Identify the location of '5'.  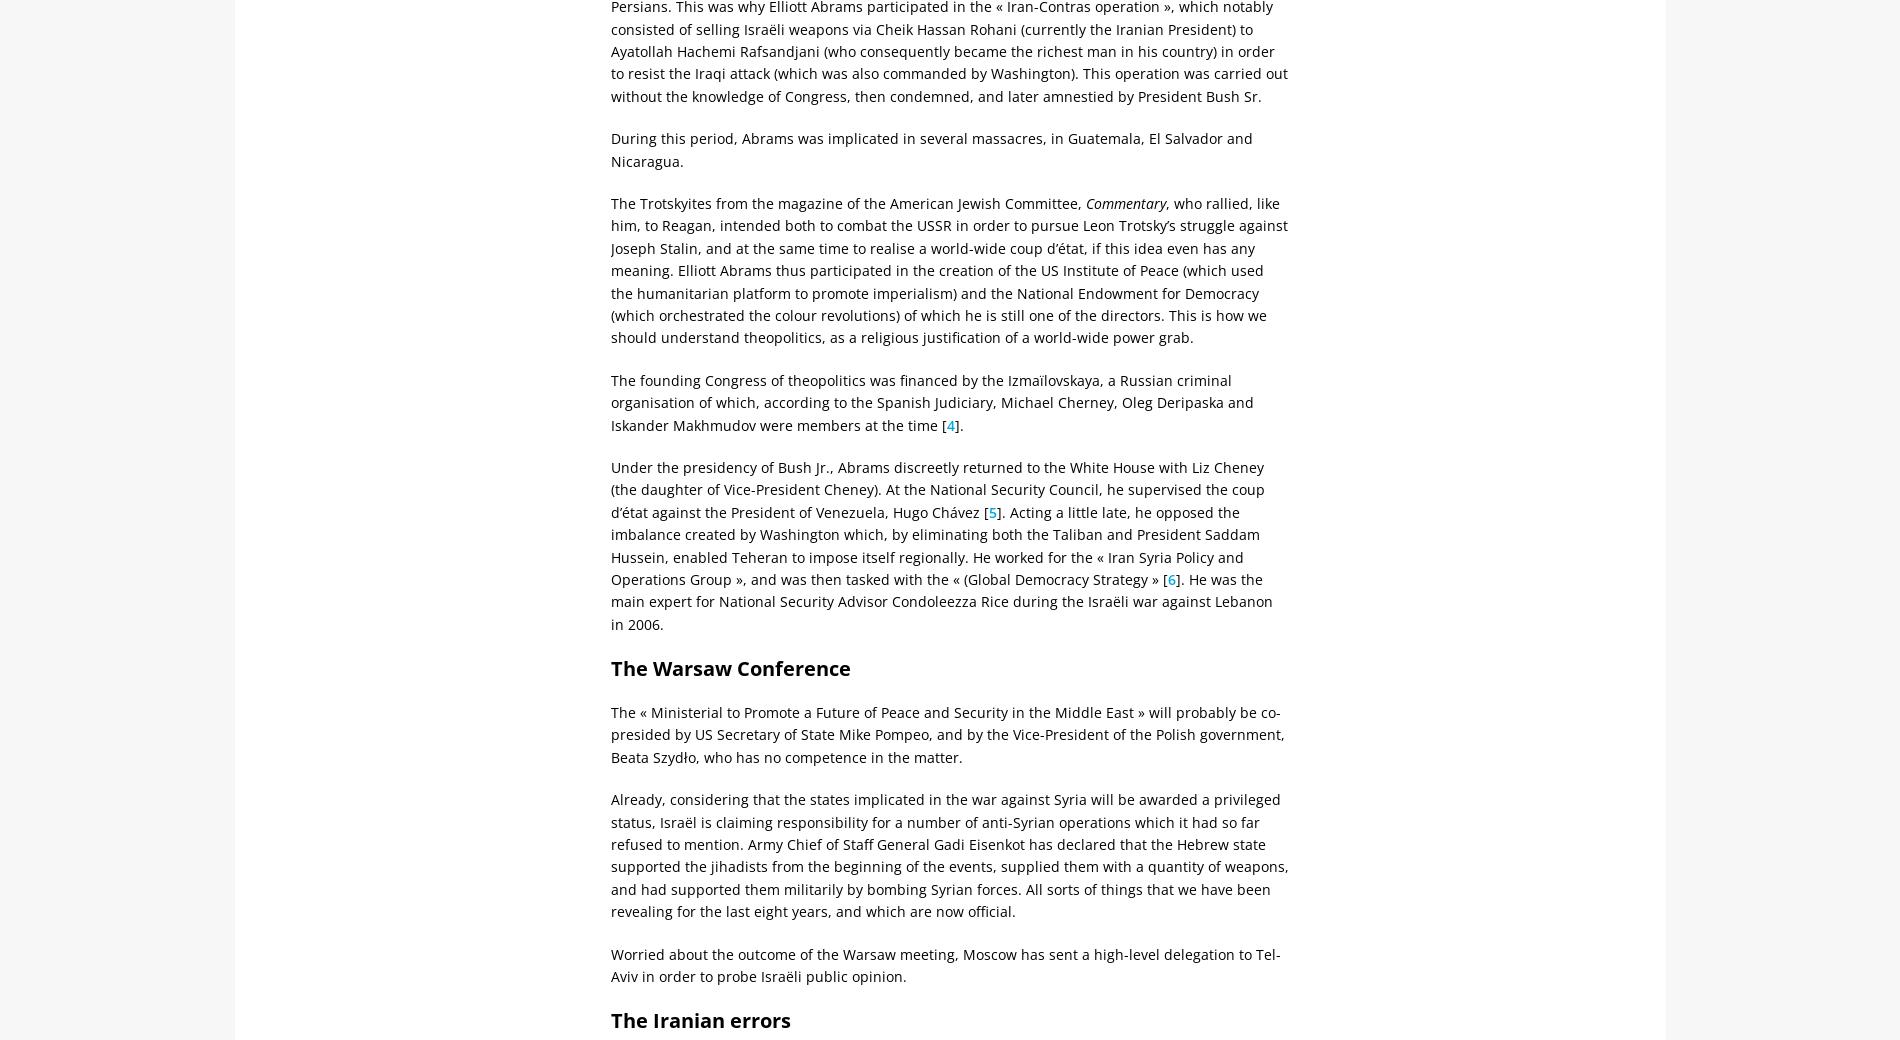
(992, 511).